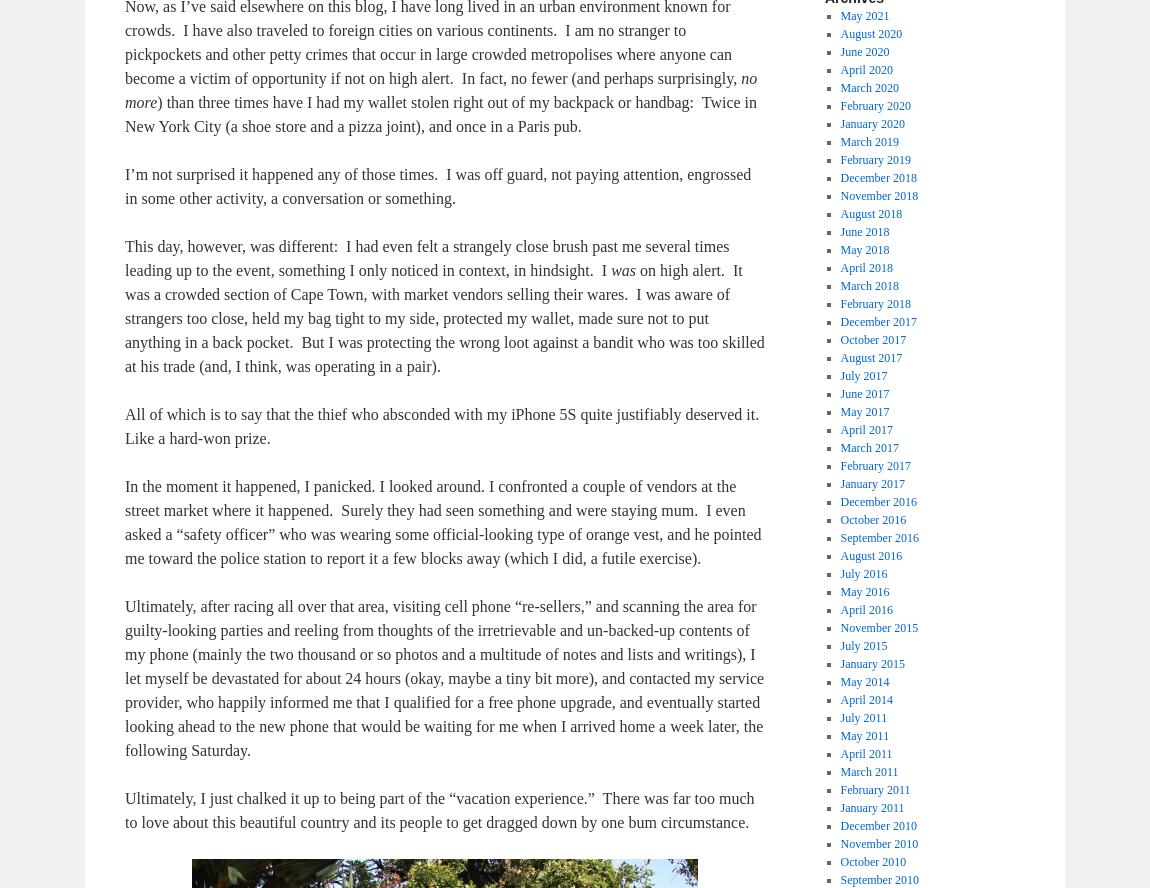 Image resolution: width=1150 pixels, height=888 pixels. Describe the element at coordinates (865, 753) in the screenshot. I see `'April 2011'` at that location.